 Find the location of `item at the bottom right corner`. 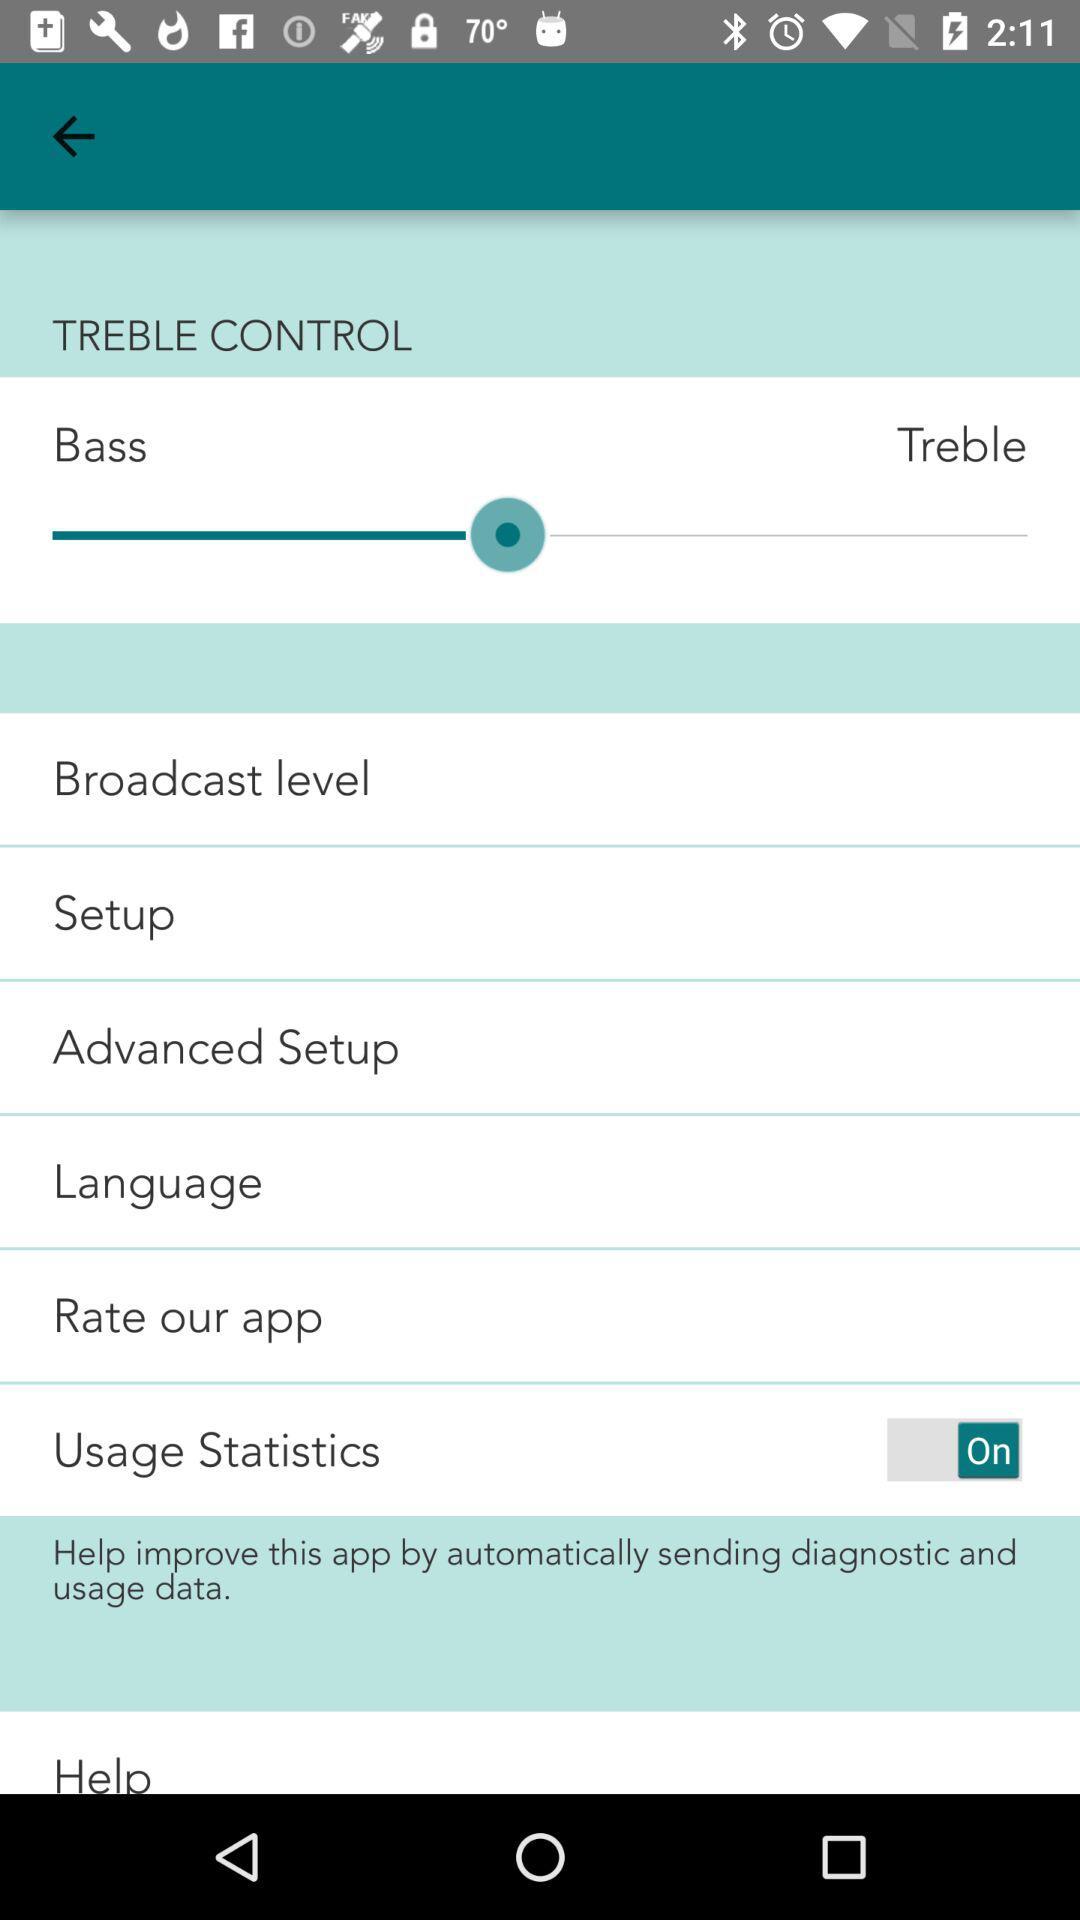

item at the bottom right corner is located at coordinates (953, 1449).